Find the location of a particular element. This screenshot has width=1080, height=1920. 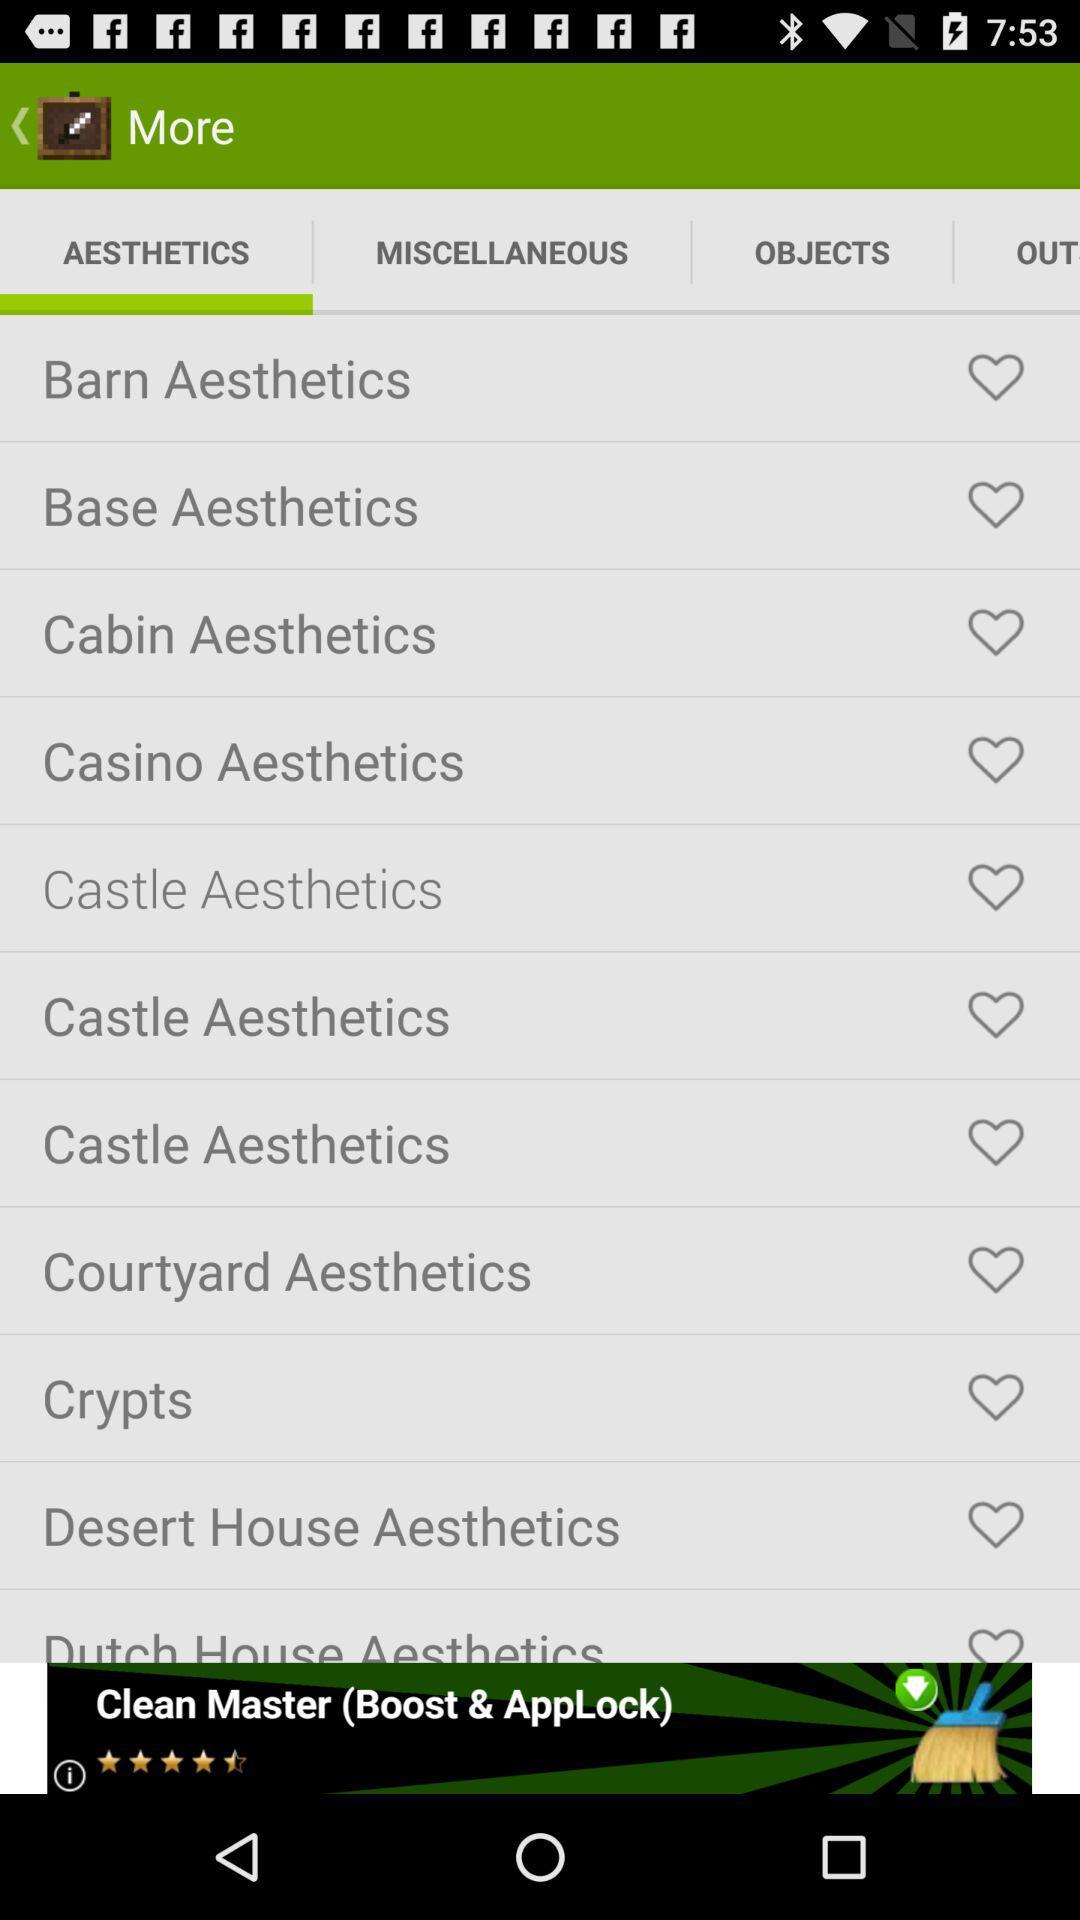

the base aesthetic is located at coordinates (995, 505).